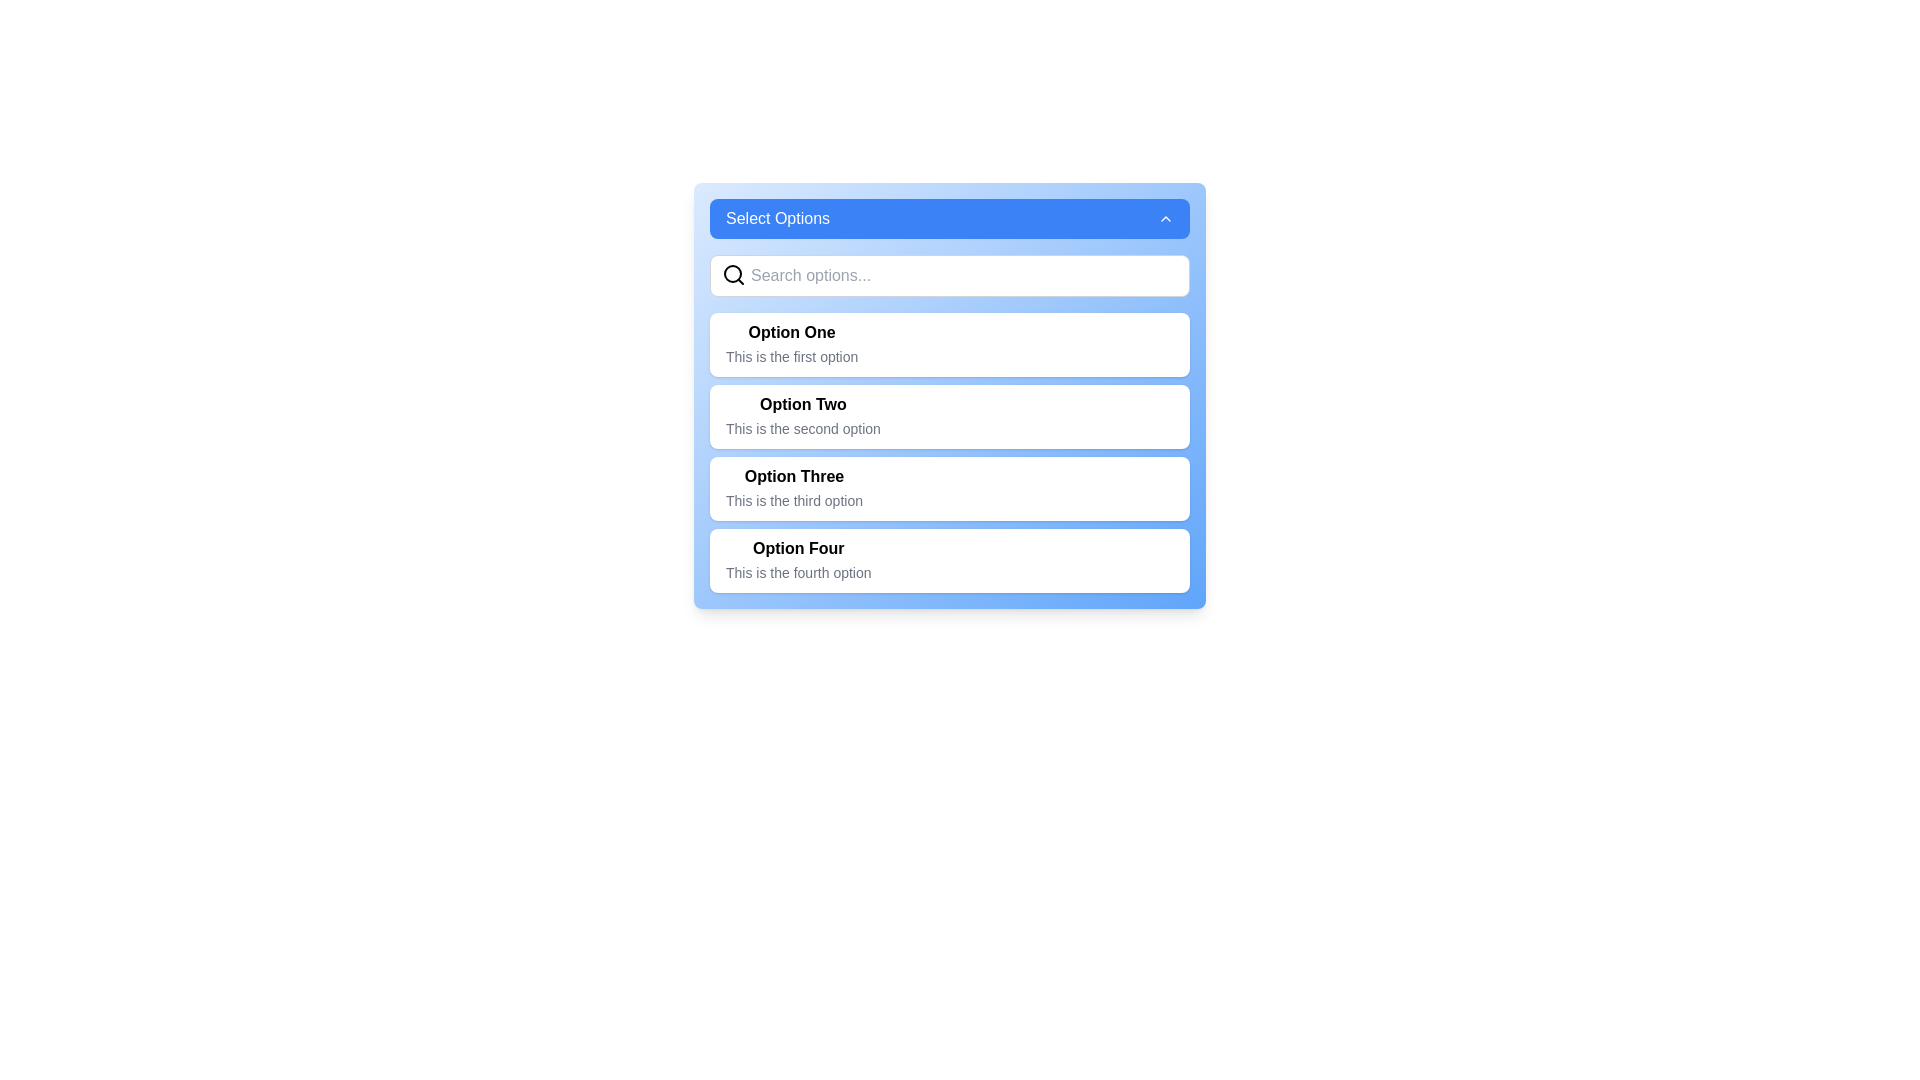 The width and height of the screenshot is (1920, 1080). Describe the element at coordinates (949, 423) in the screenshot. I see `the second selectable list item labeled 'Option Two' in the dropdown menu` at that location.